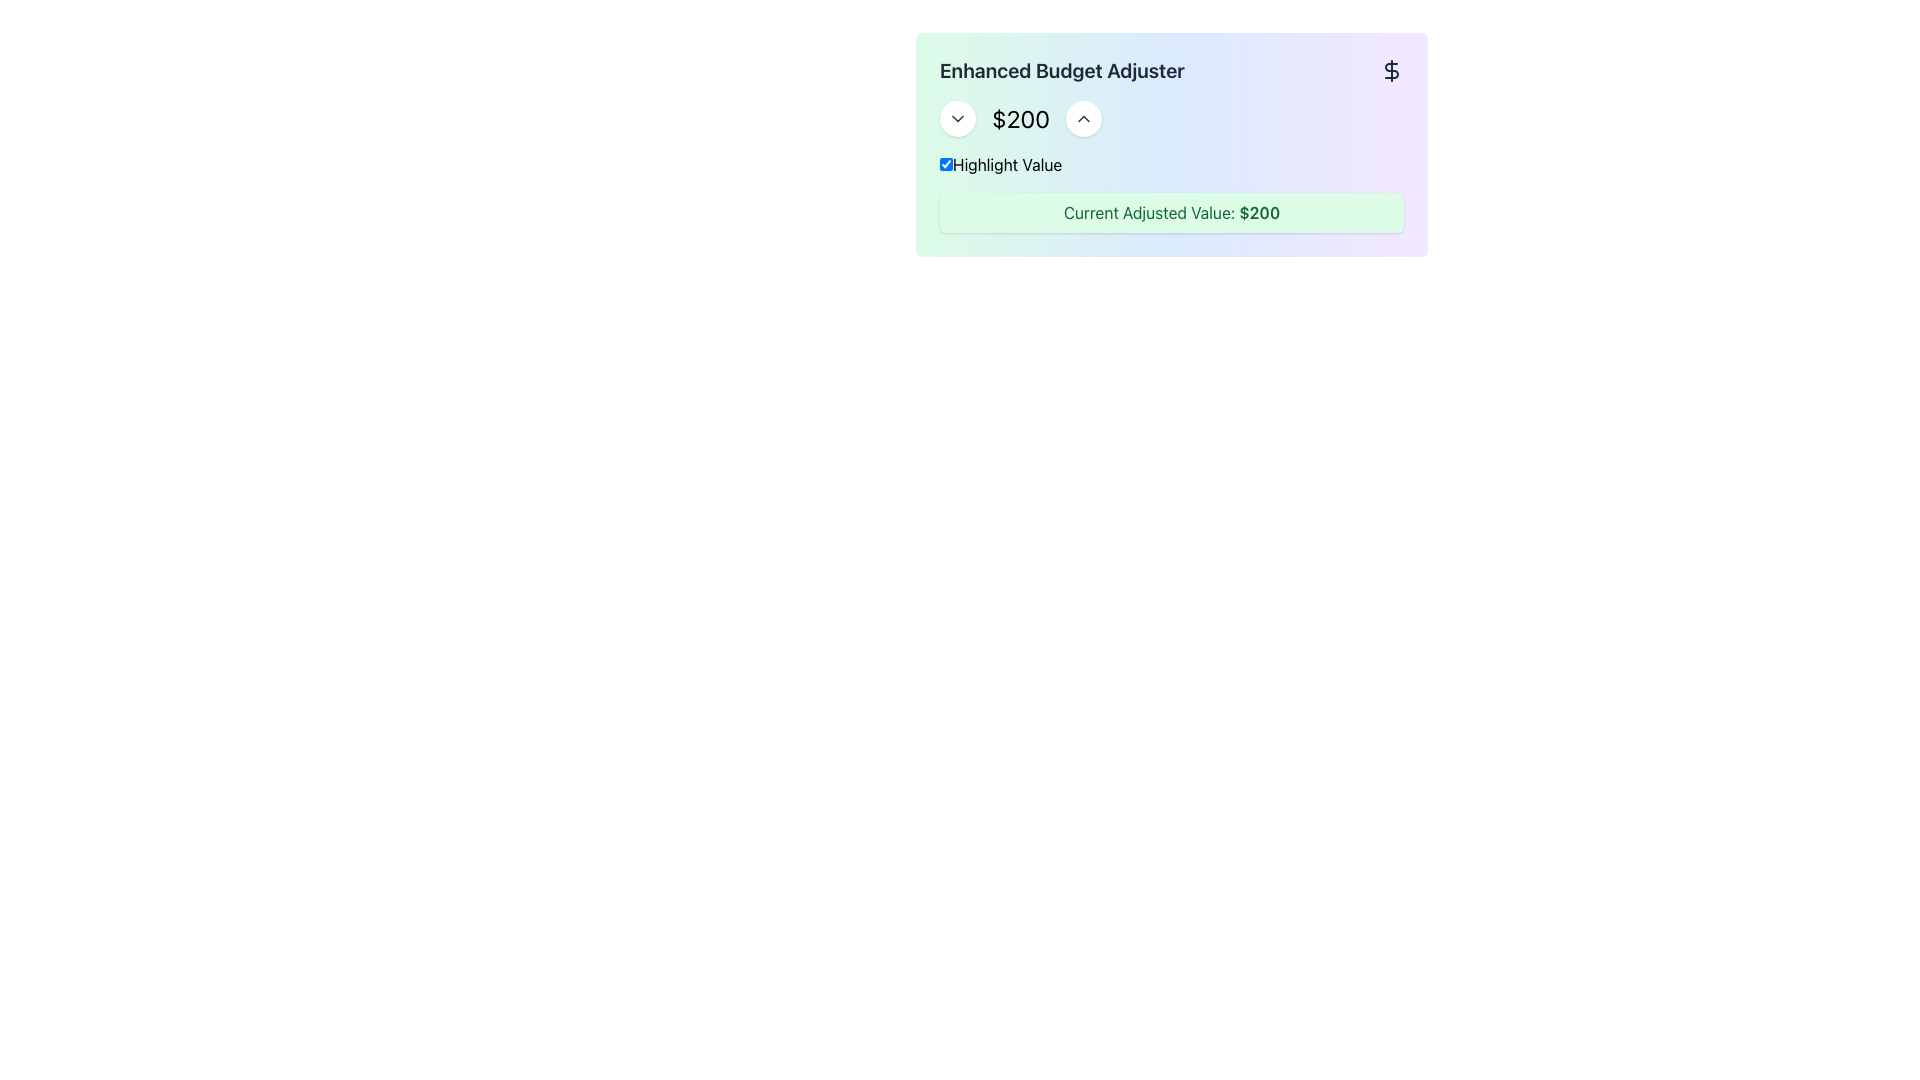 The image size is (1920, 1080). I want to click on the circular buttons of the Composite UI element labeled '$200' in the 'Enhanced Budget Adjuster' section for visual feedback, so click(1171, 119).